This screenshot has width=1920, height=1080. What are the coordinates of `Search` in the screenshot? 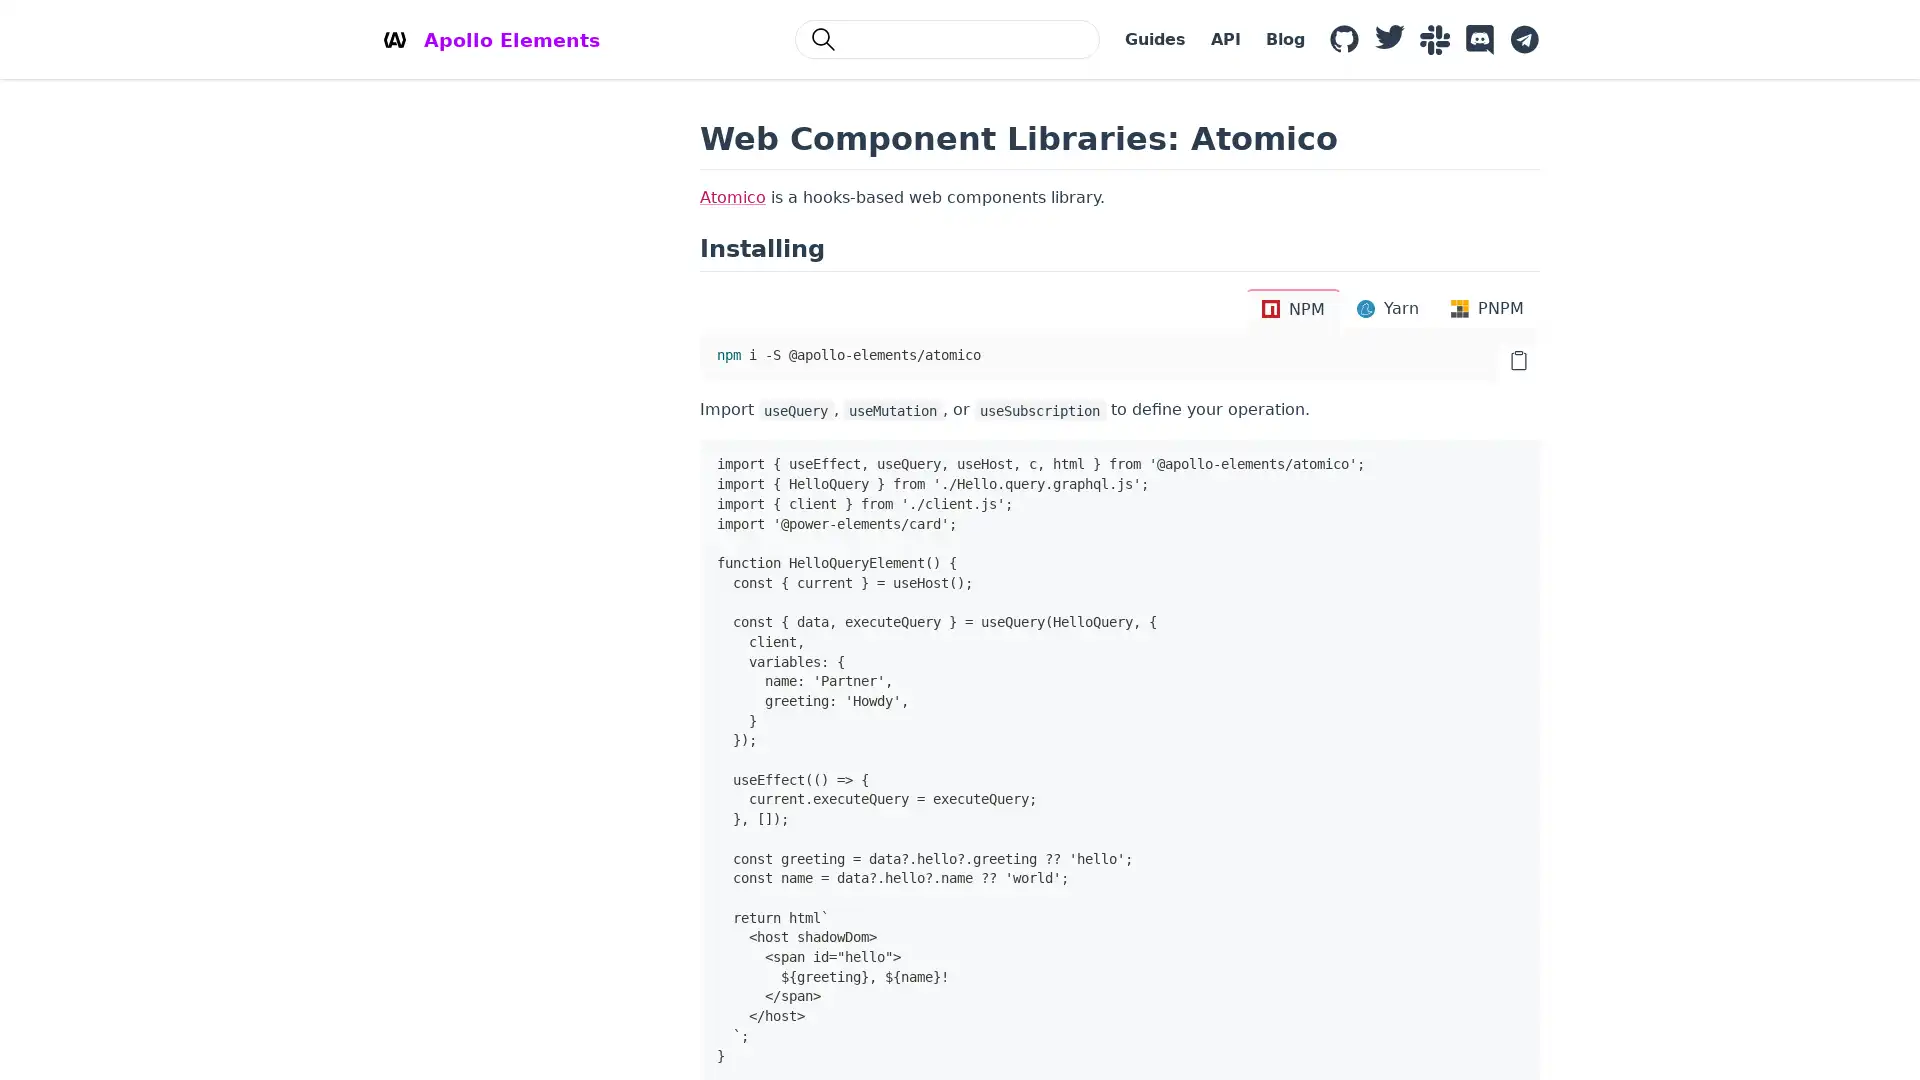 It's located at (823, 39).